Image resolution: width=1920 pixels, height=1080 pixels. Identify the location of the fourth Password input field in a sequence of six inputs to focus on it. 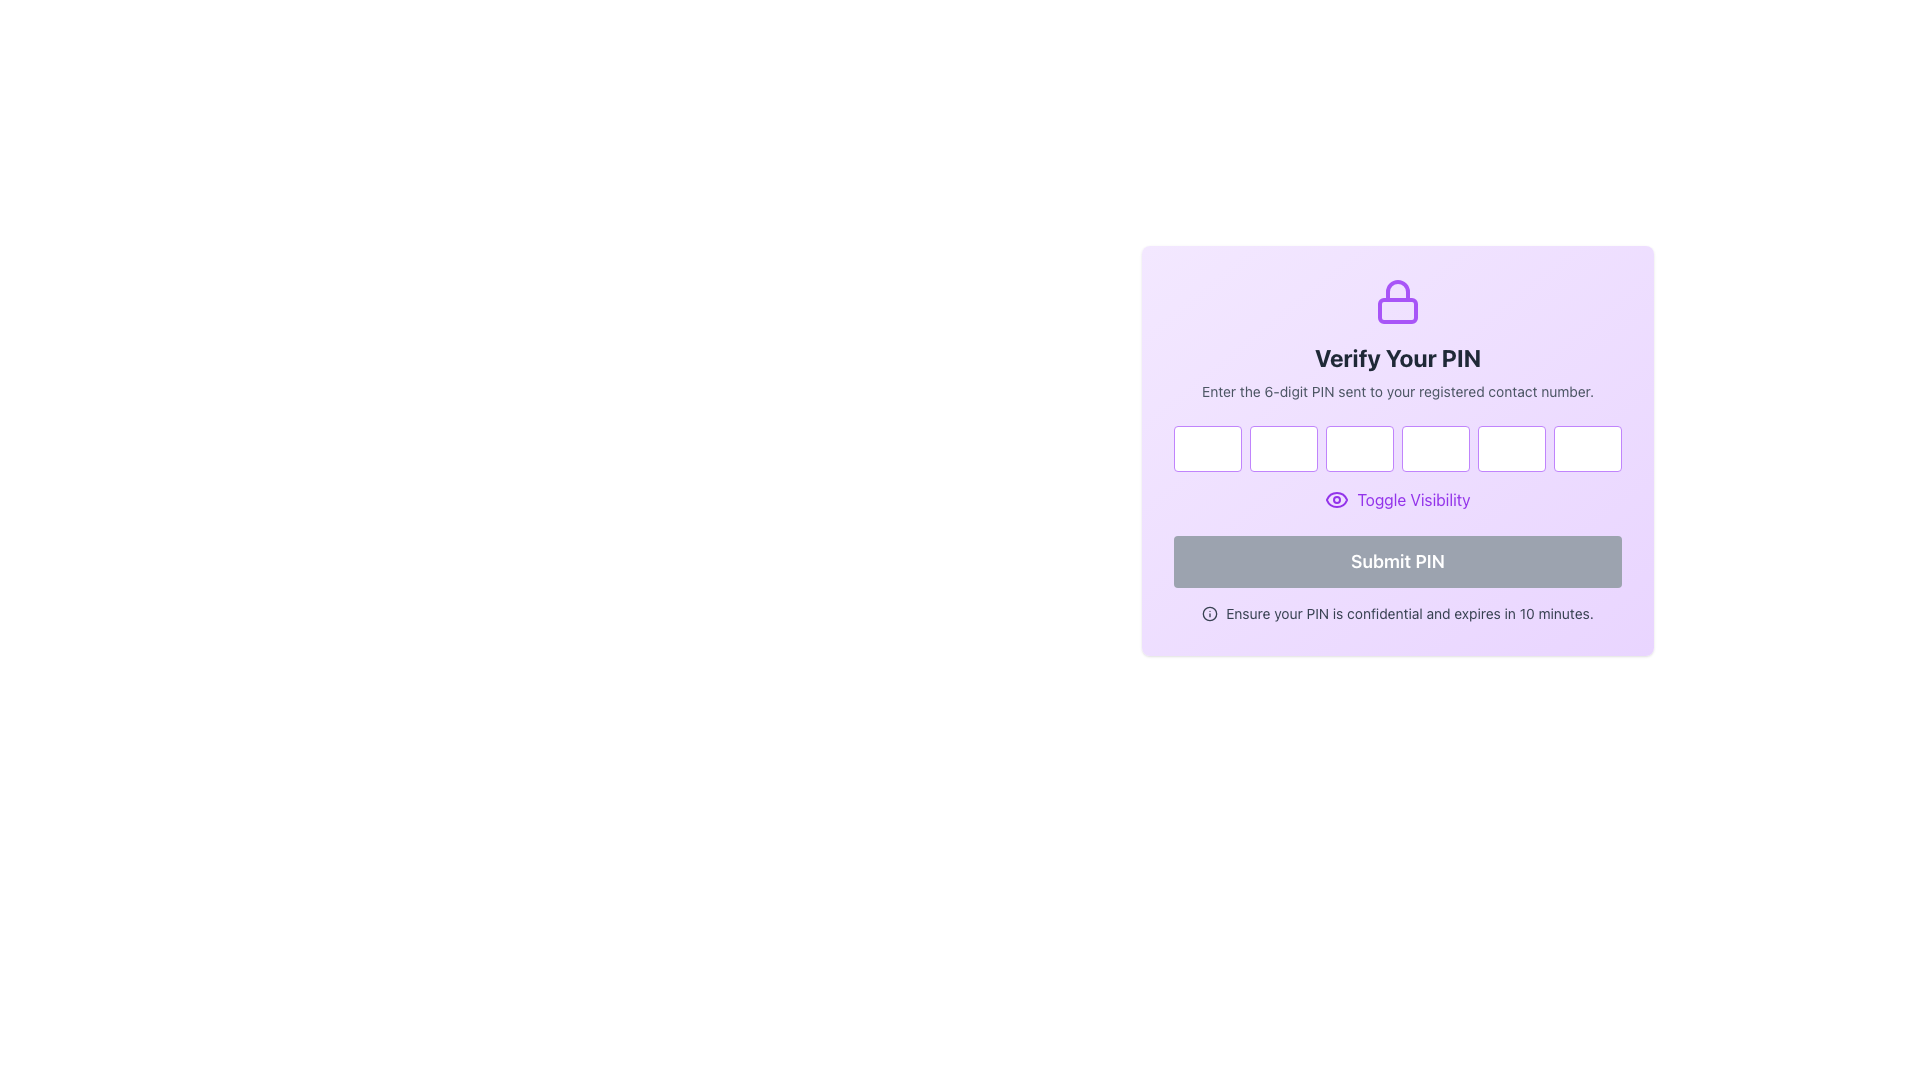
(1396, 451).